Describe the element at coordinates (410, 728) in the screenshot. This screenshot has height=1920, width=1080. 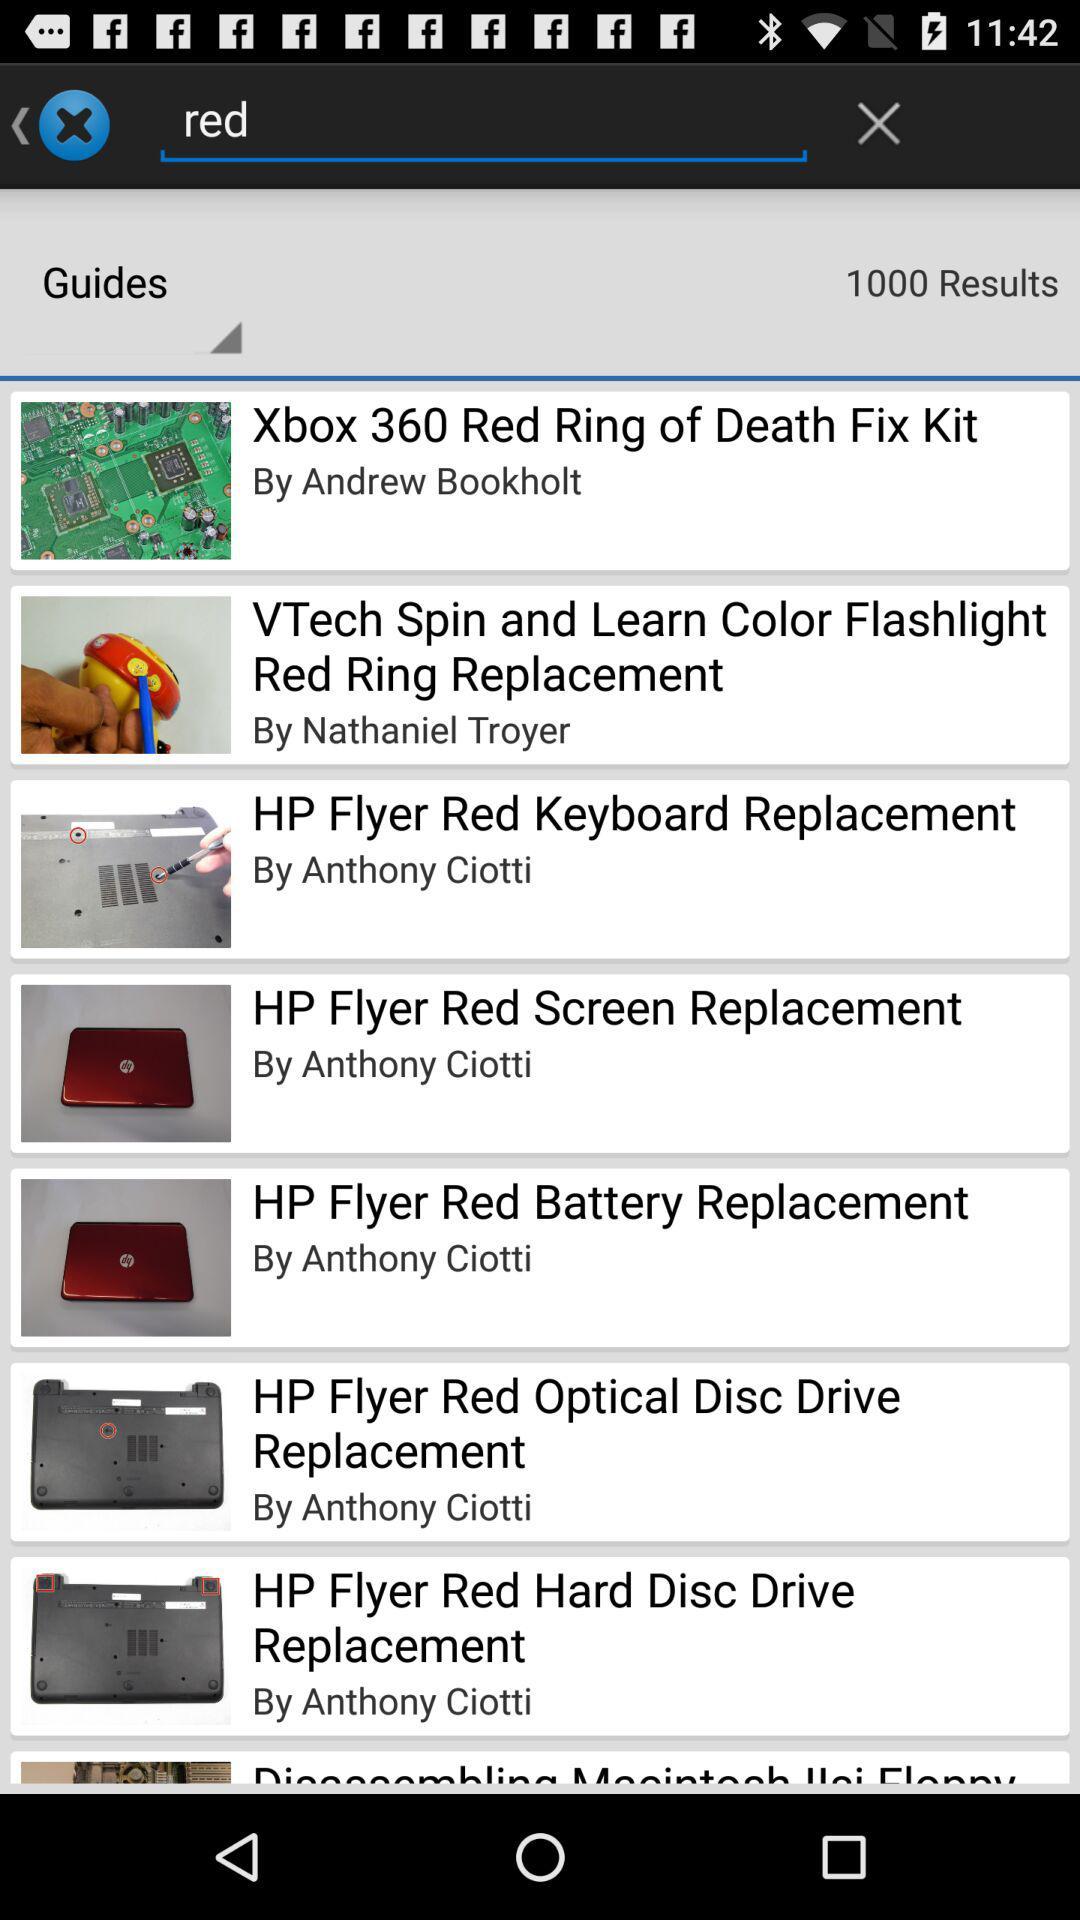
I see `the app above hp flyer red` at that location.